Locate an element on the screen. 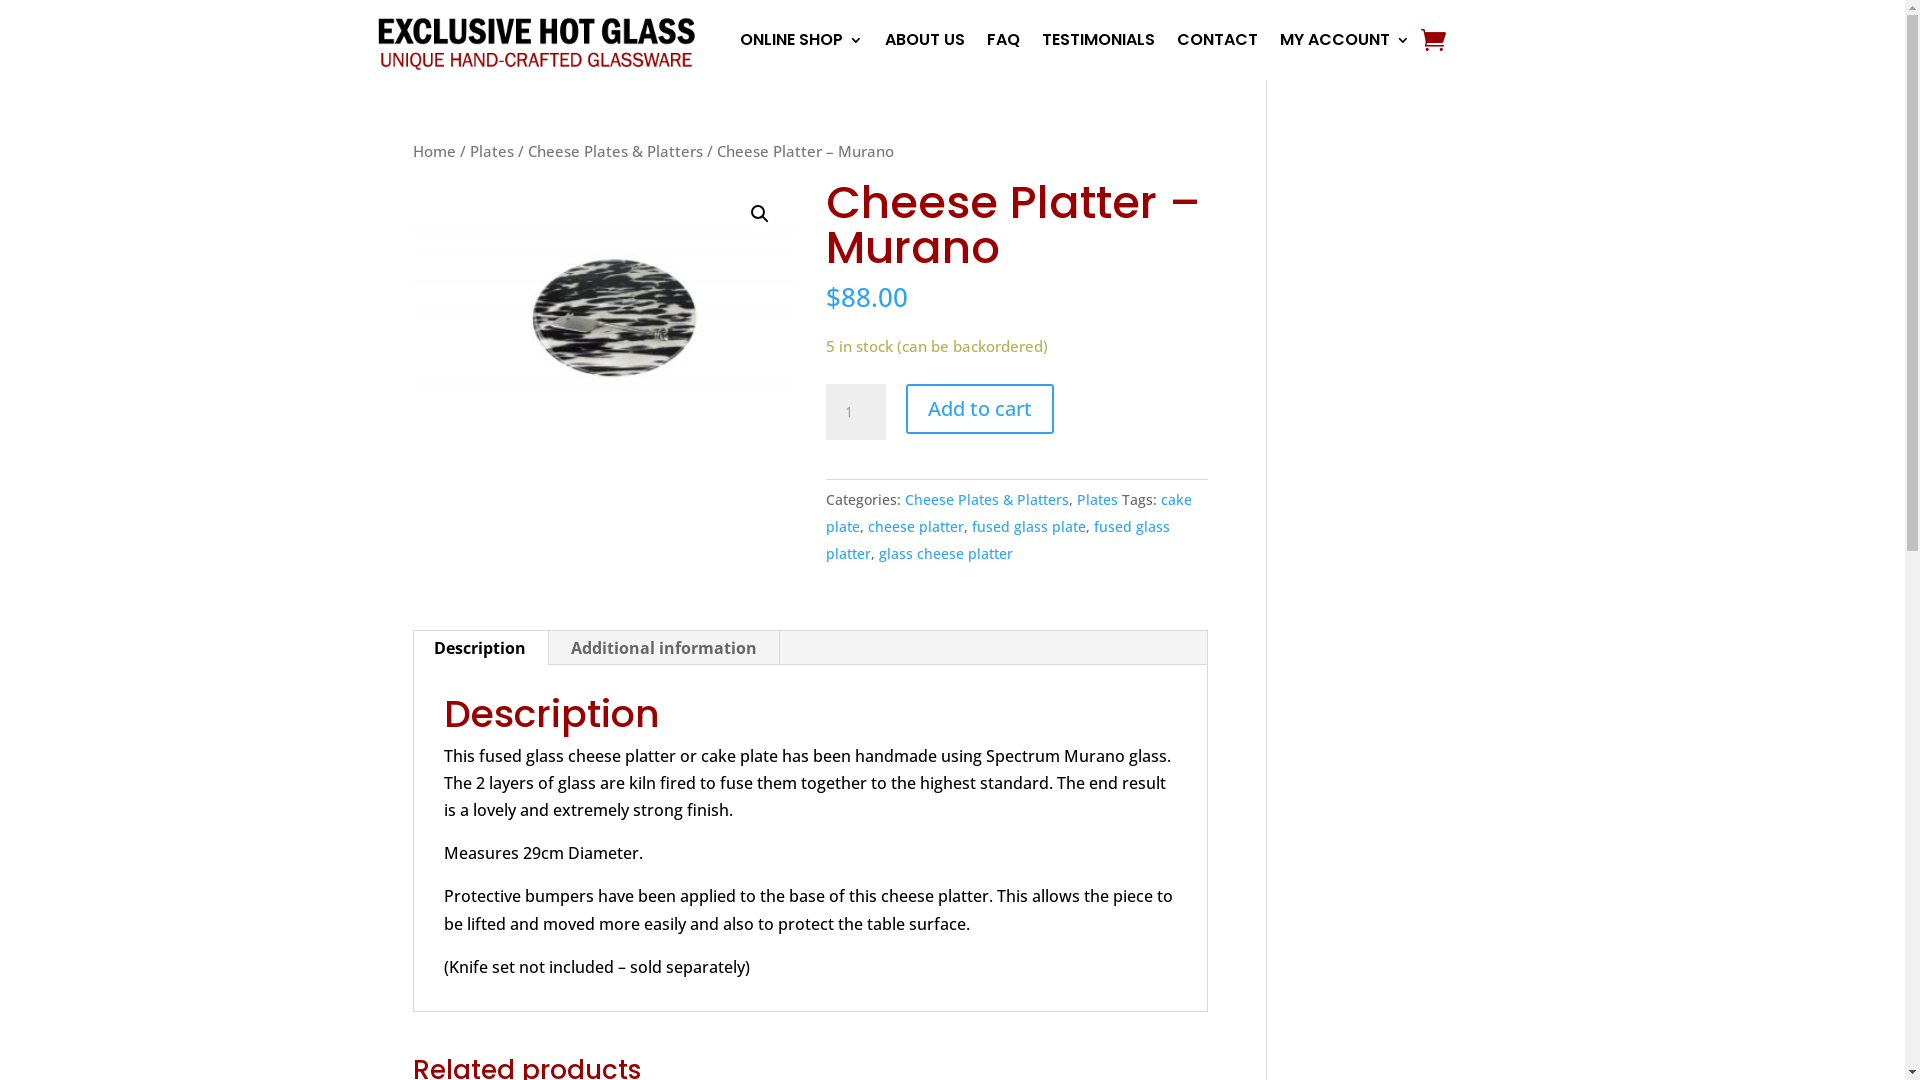 This screenshot has width=1920, height=1080. 'Add to cart' is located at coordinates (905, 407).